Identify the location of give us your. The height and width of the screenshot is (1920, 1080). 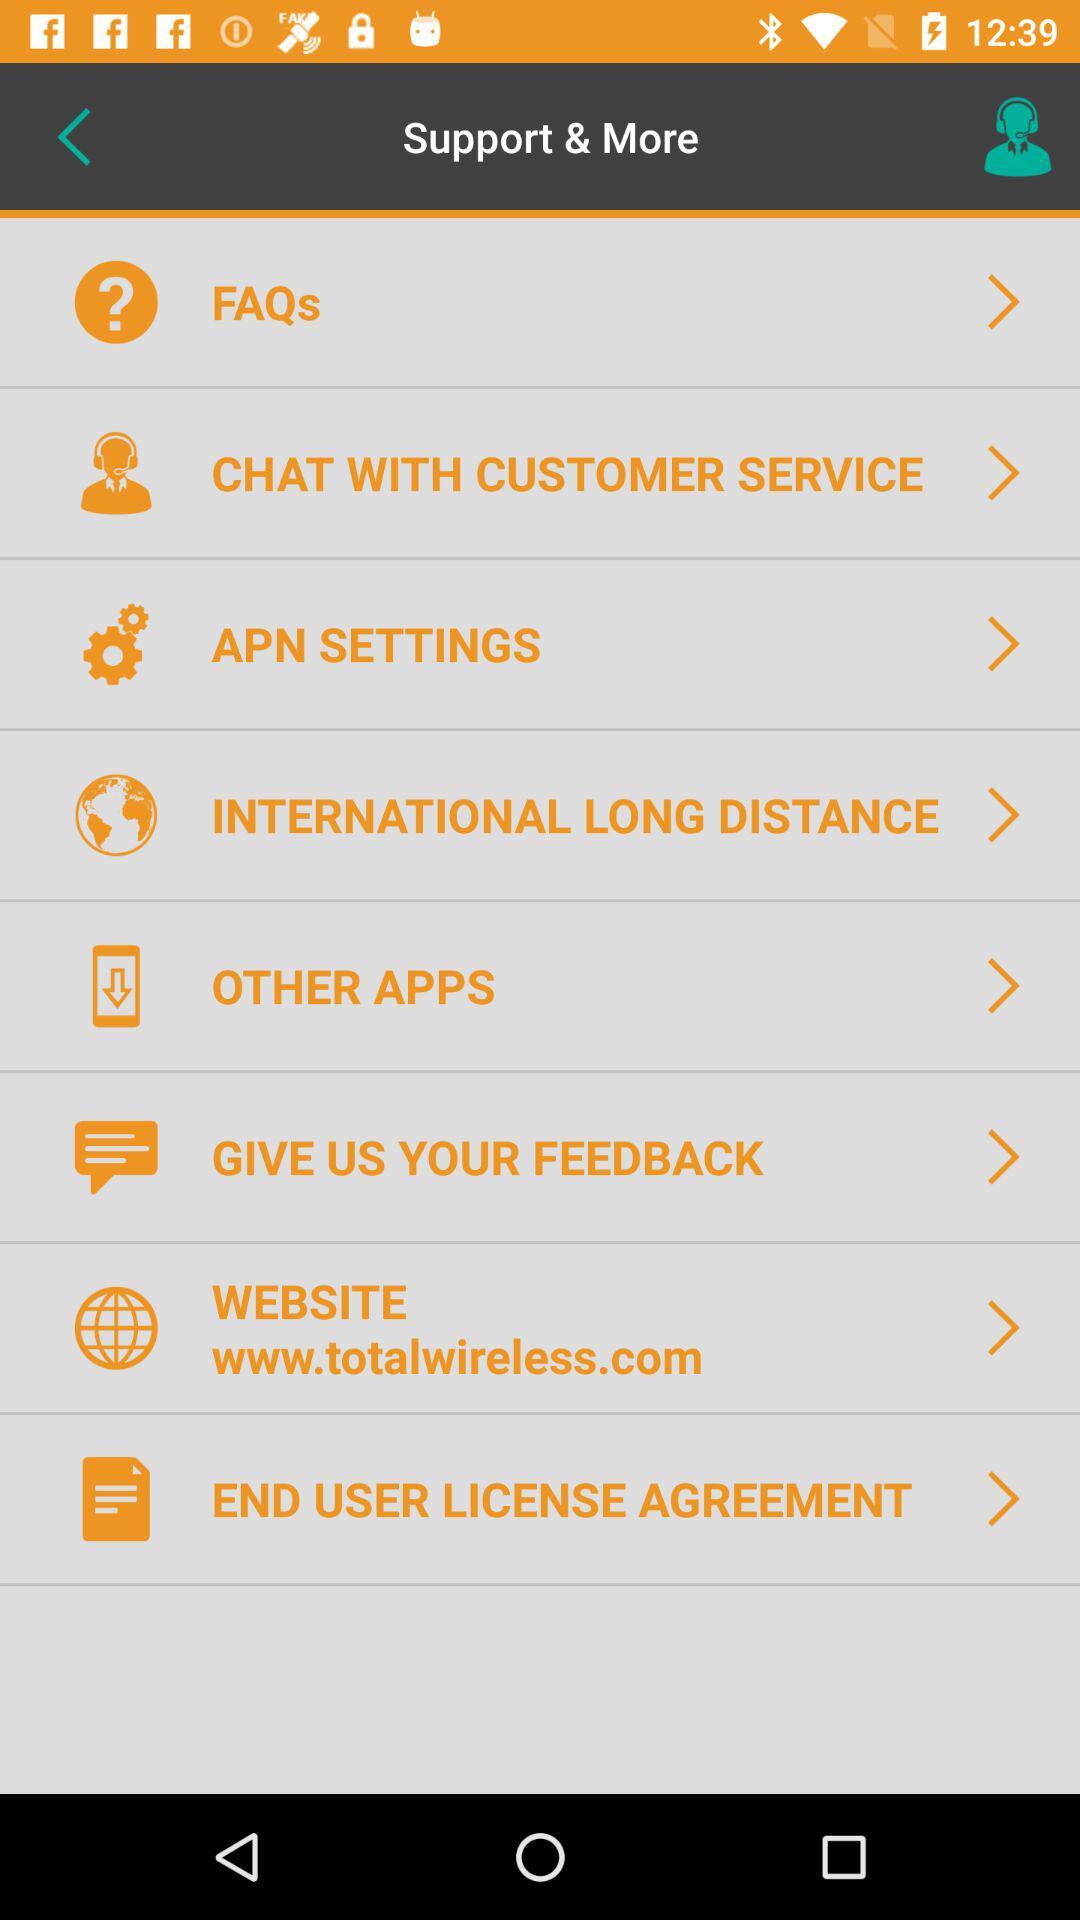
(499, 1156).